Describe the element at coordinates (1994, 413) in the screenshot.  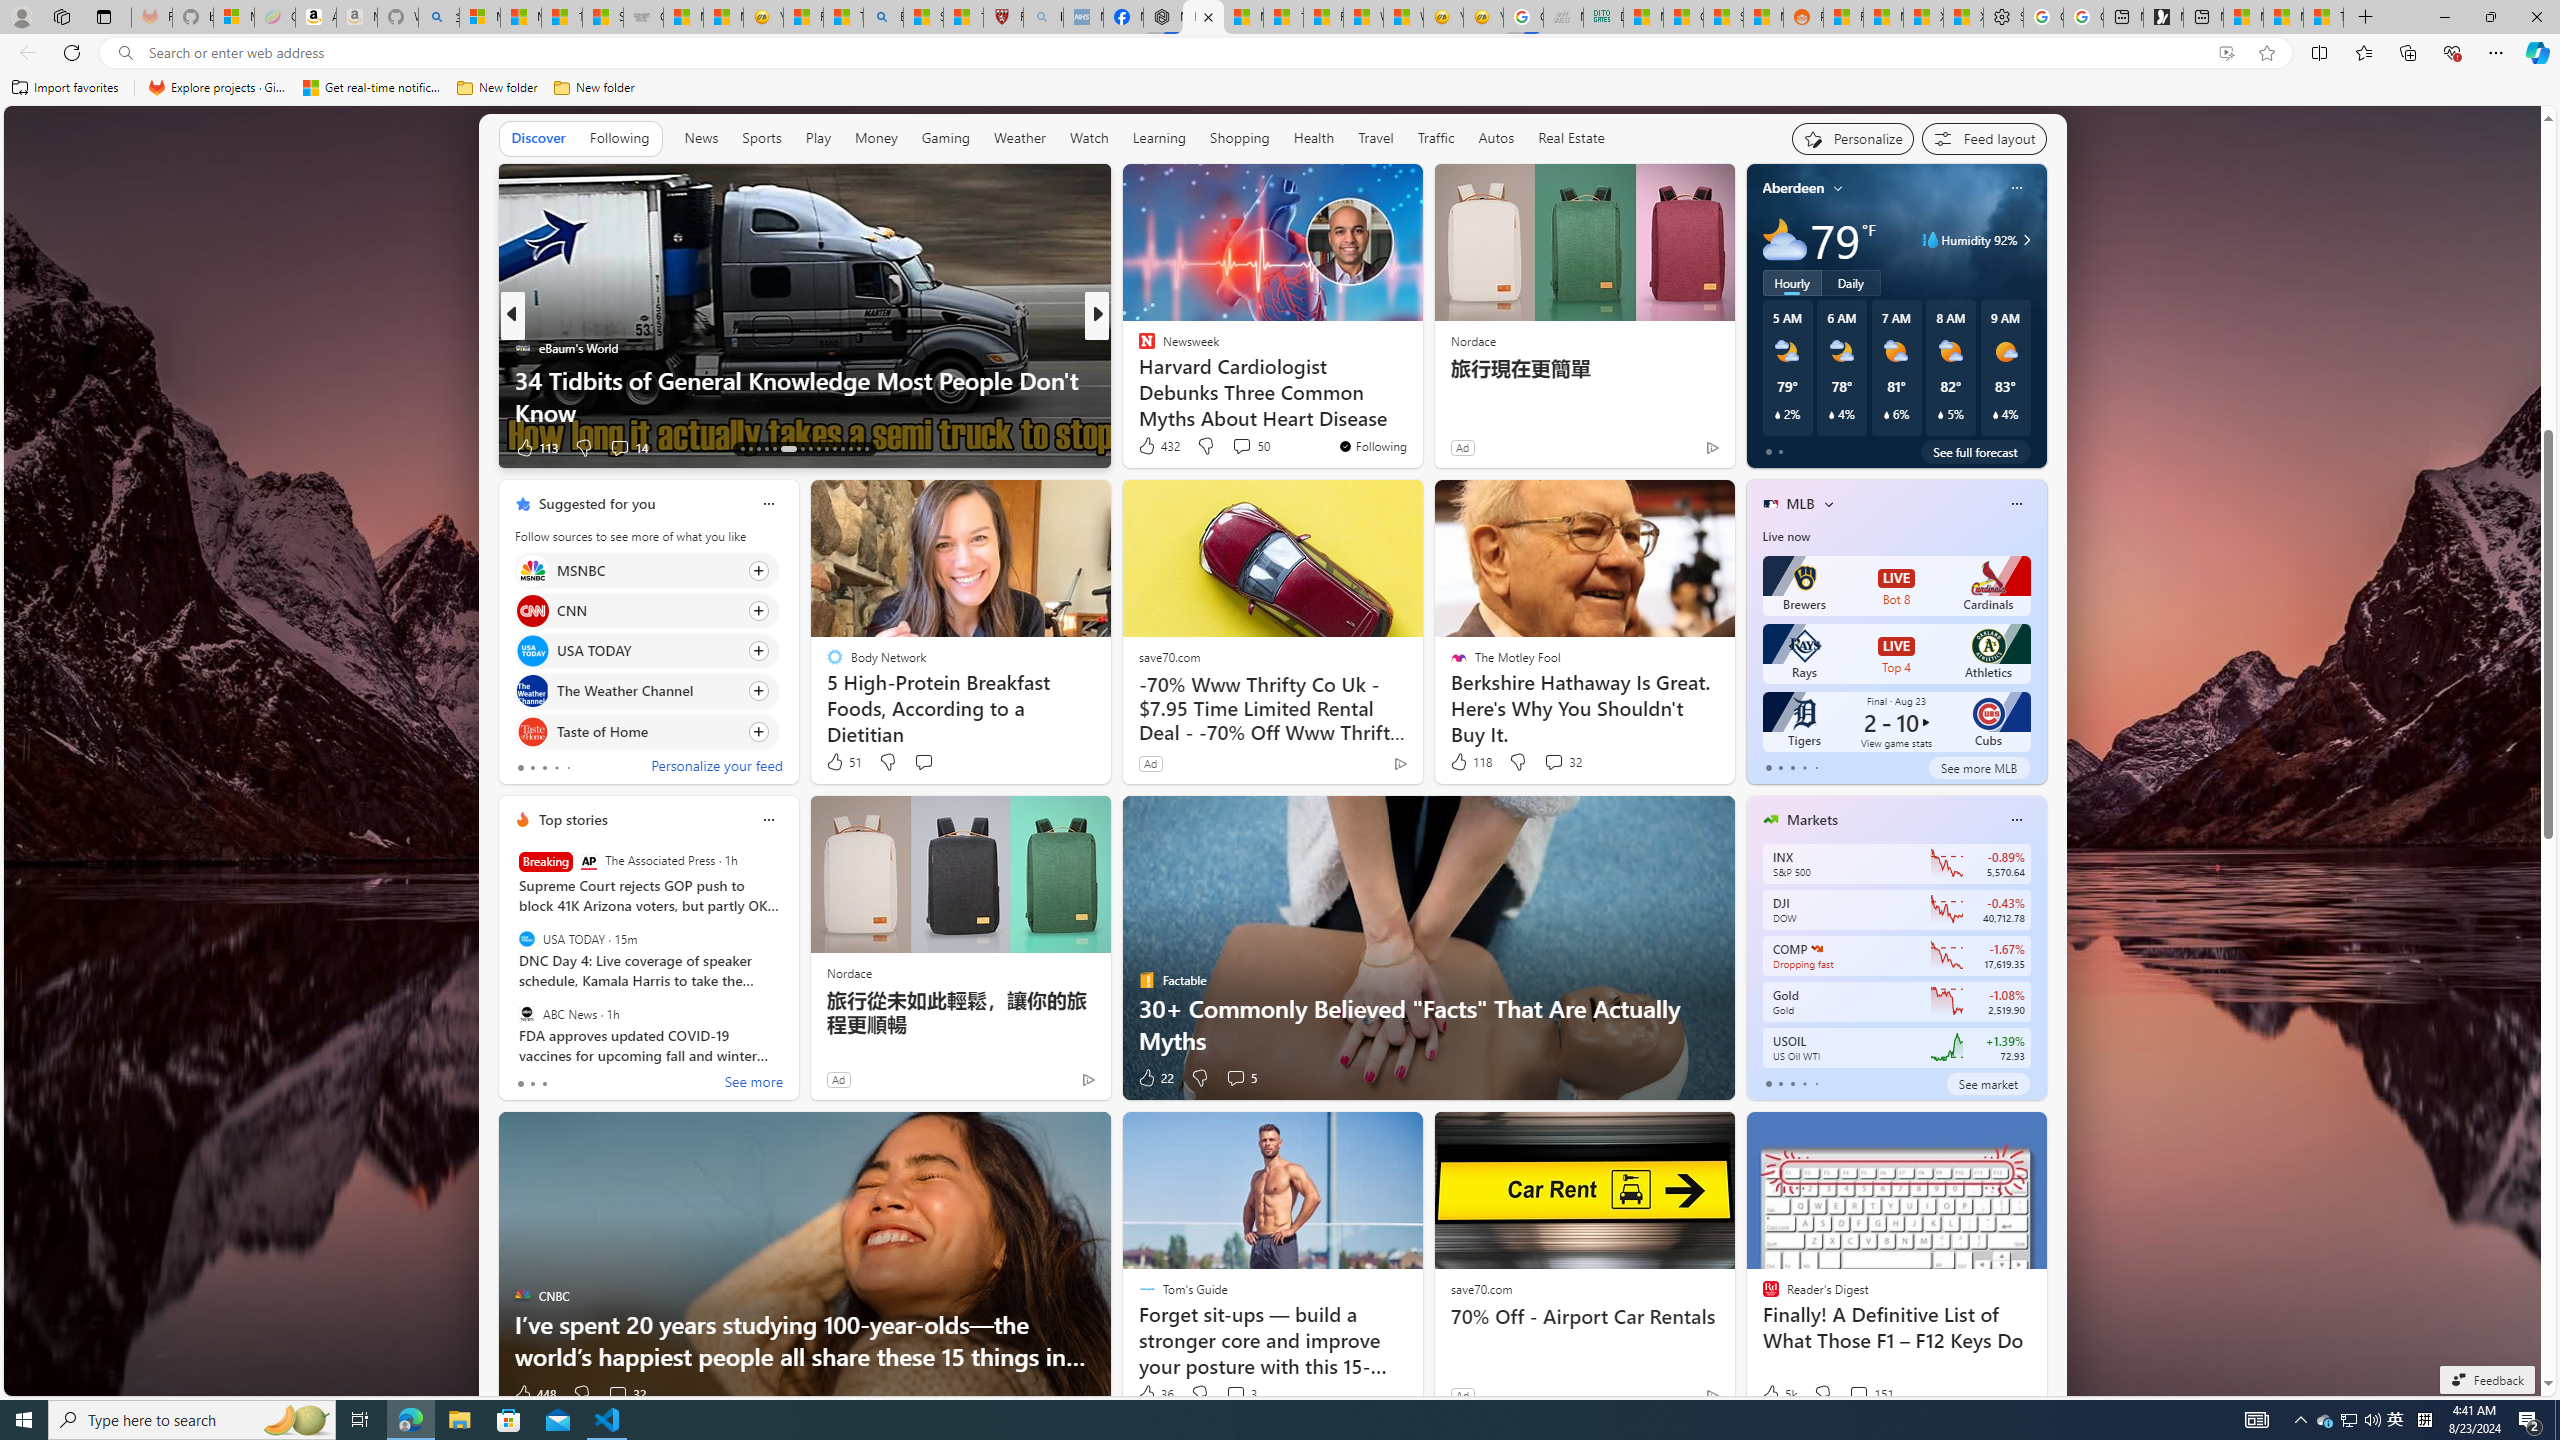
I see `'Class: weather-current-precipitation-glyph'` at that location.